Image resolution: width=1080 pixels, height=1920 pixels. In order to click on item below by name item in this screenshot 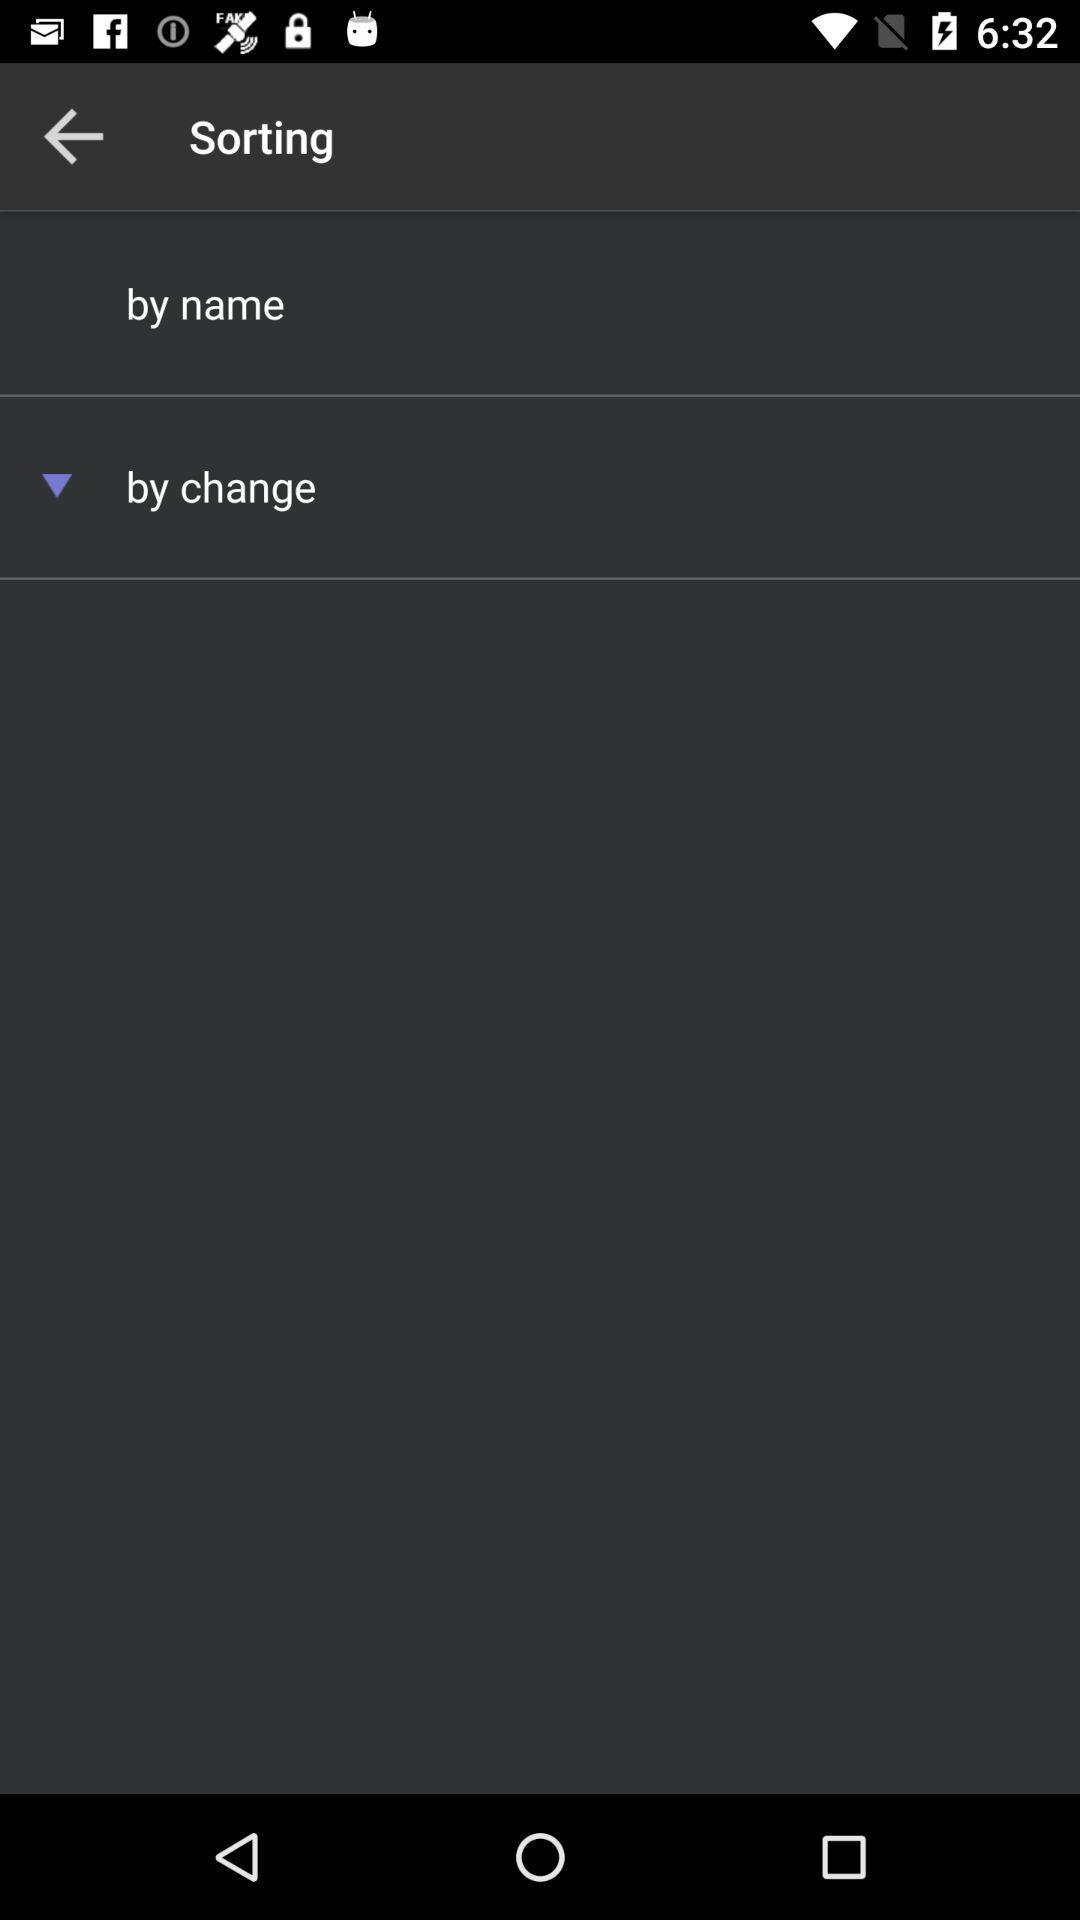, I will do `click(56, 485)`.